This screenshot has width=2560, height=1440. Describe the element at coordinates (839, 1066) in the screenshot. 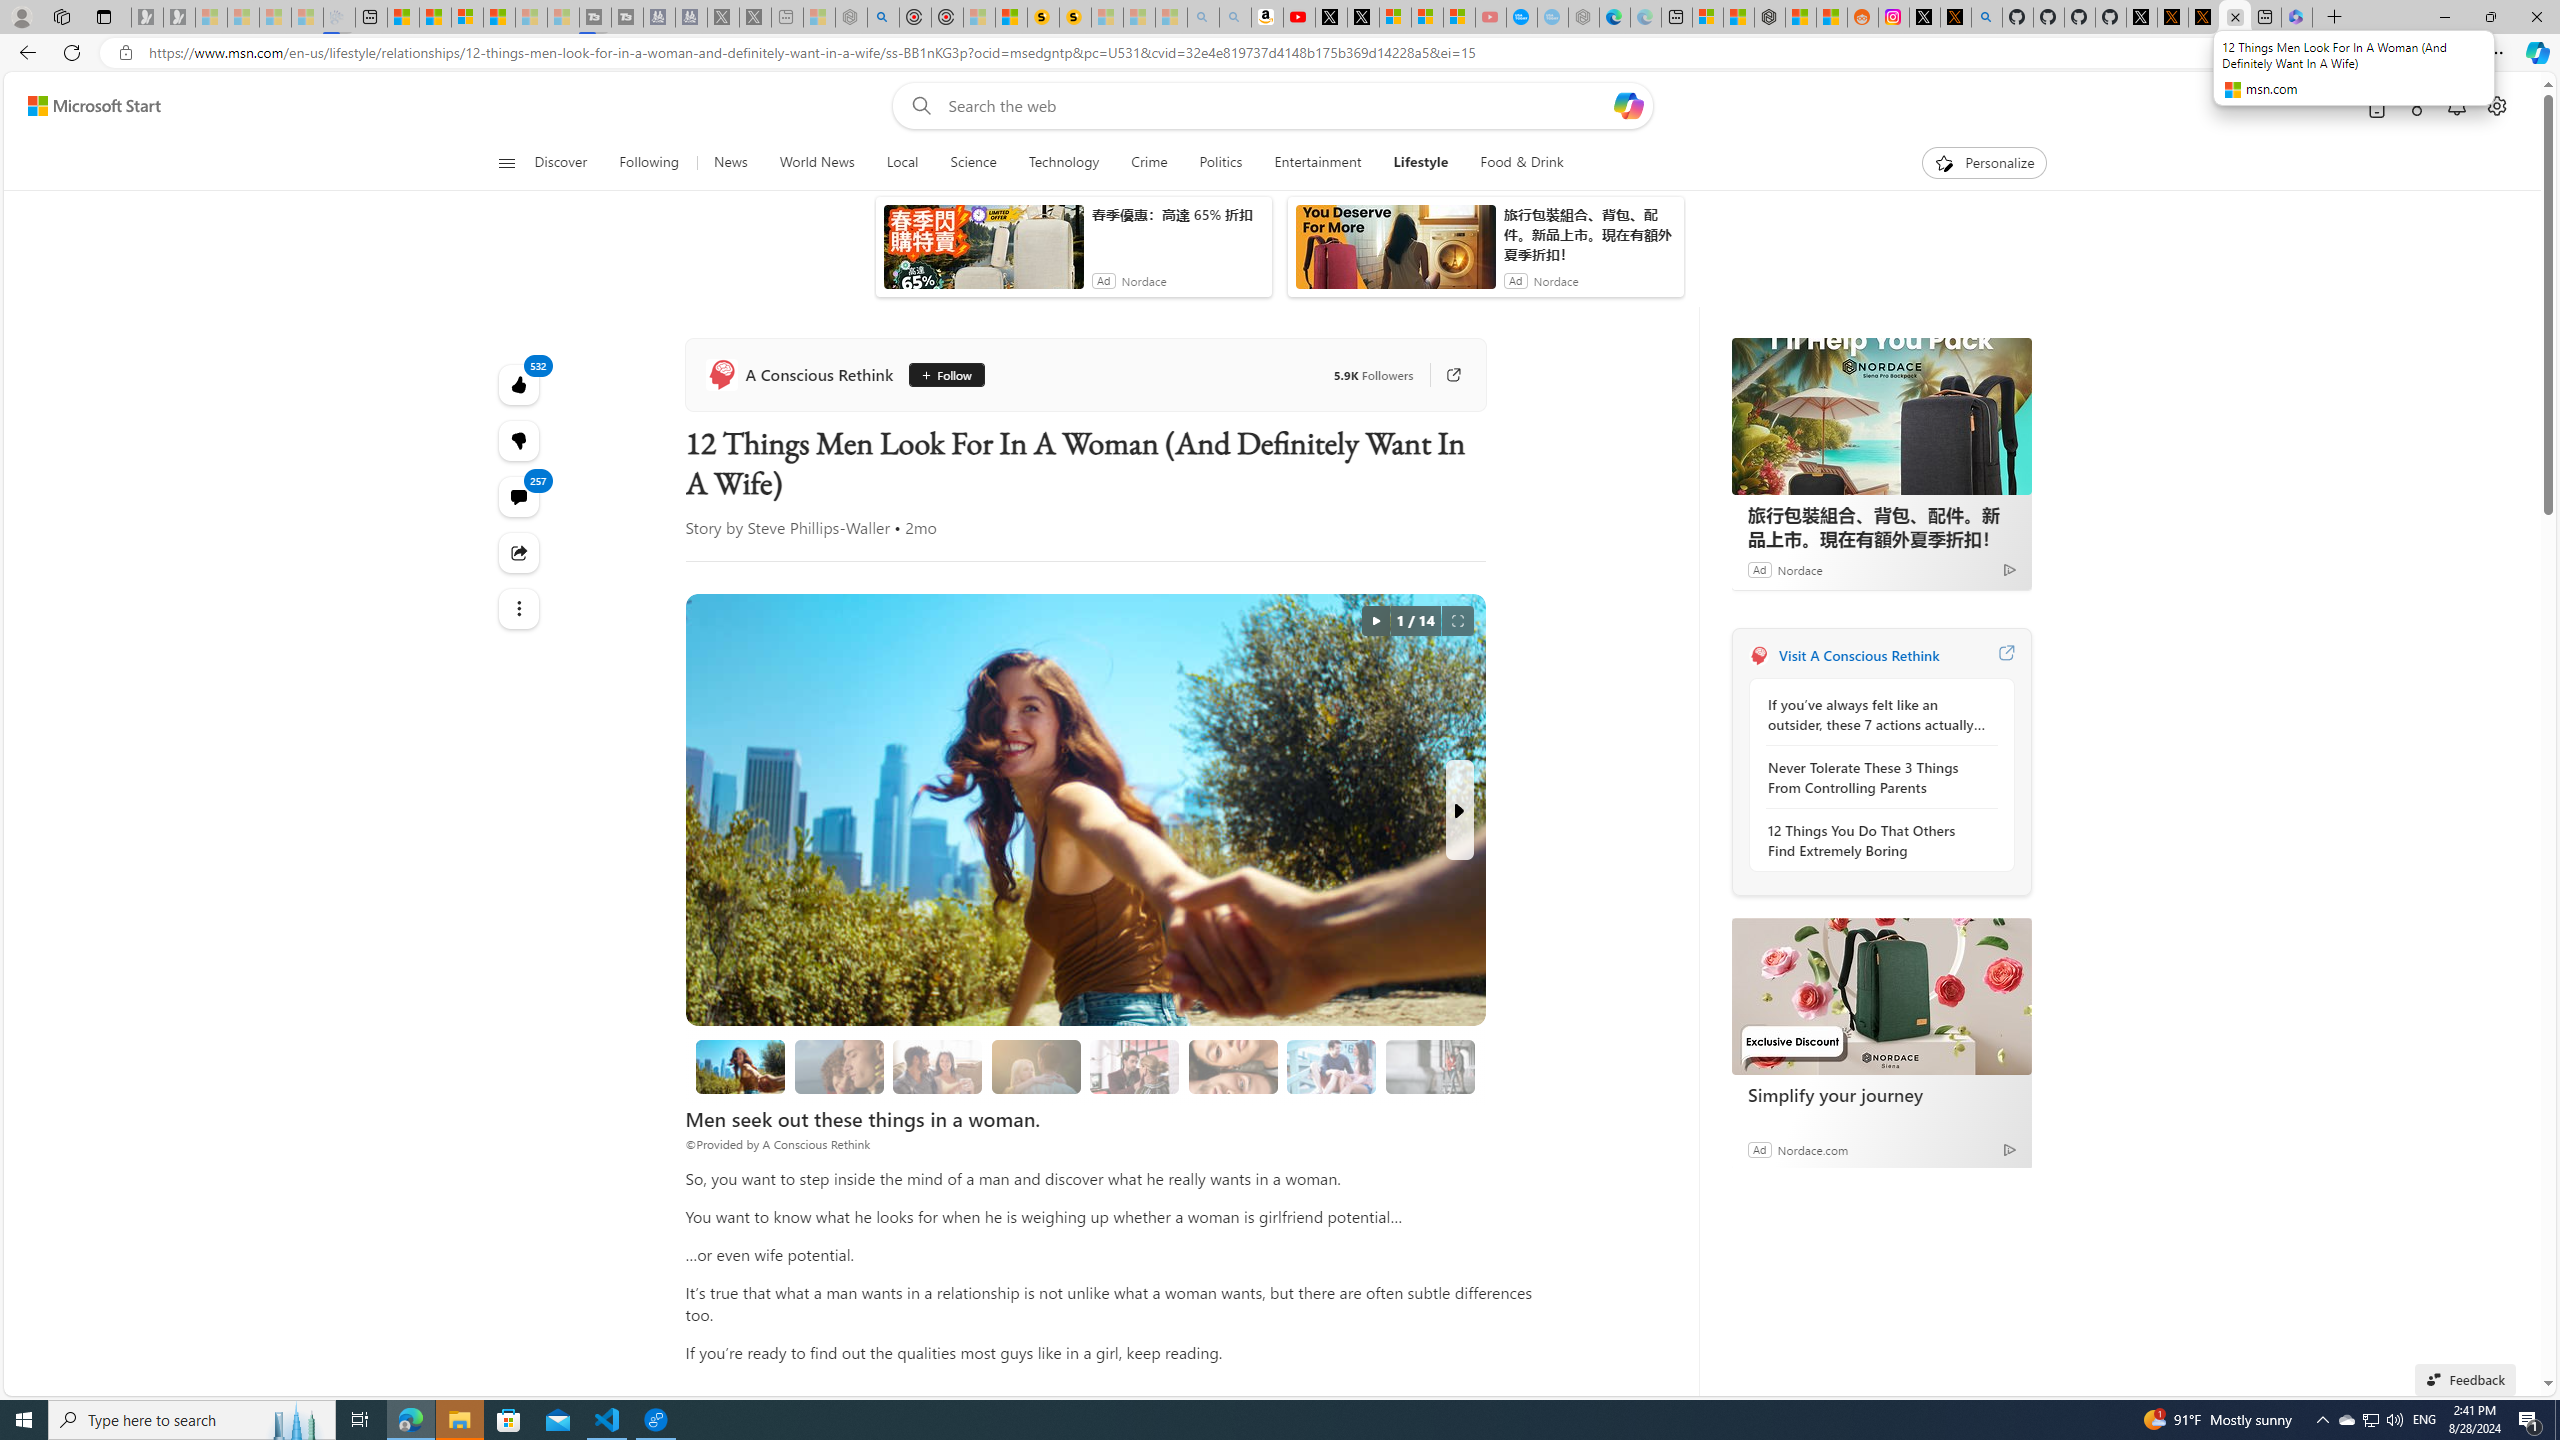

I see `'1. She is compassionate.'` at that location.